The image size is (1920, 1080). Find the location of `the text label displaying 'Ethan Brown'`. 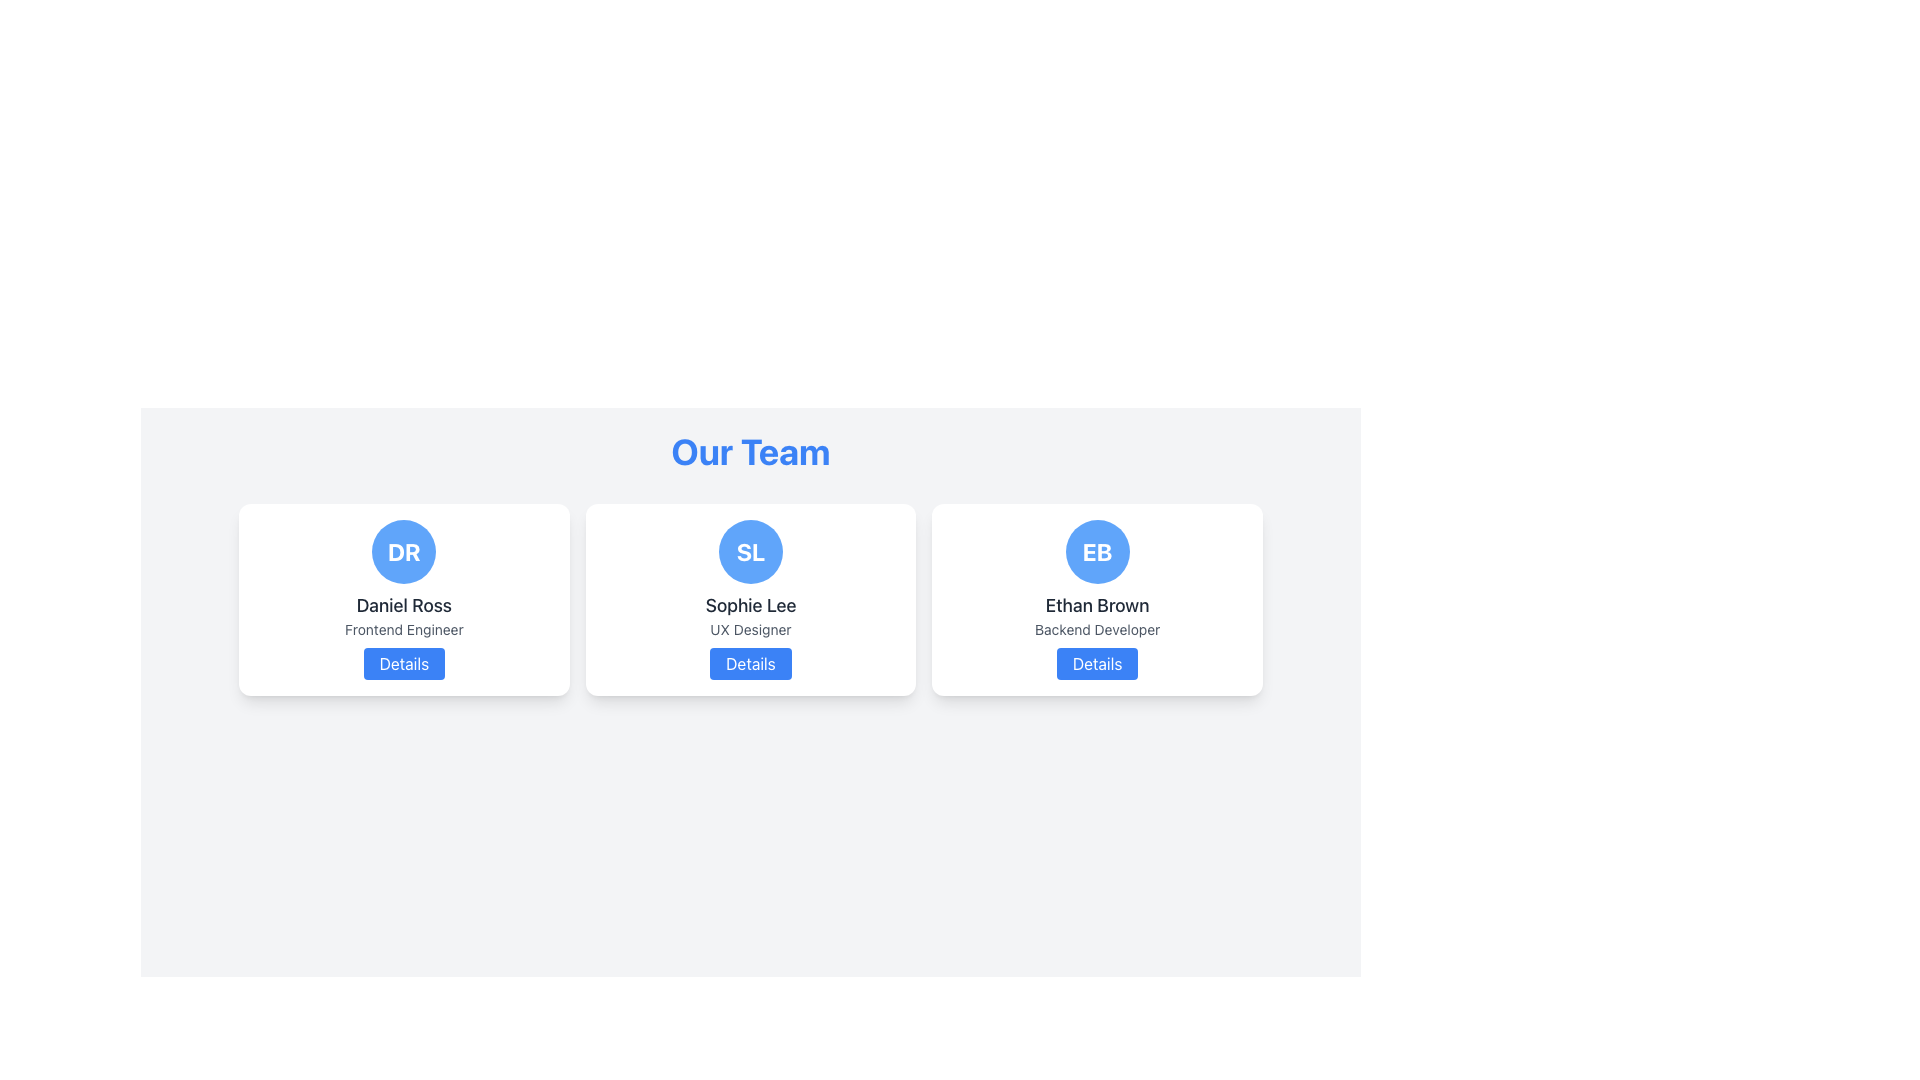

the text label displaying 'Ethan Brown' is located at coordinates (1096, 604).